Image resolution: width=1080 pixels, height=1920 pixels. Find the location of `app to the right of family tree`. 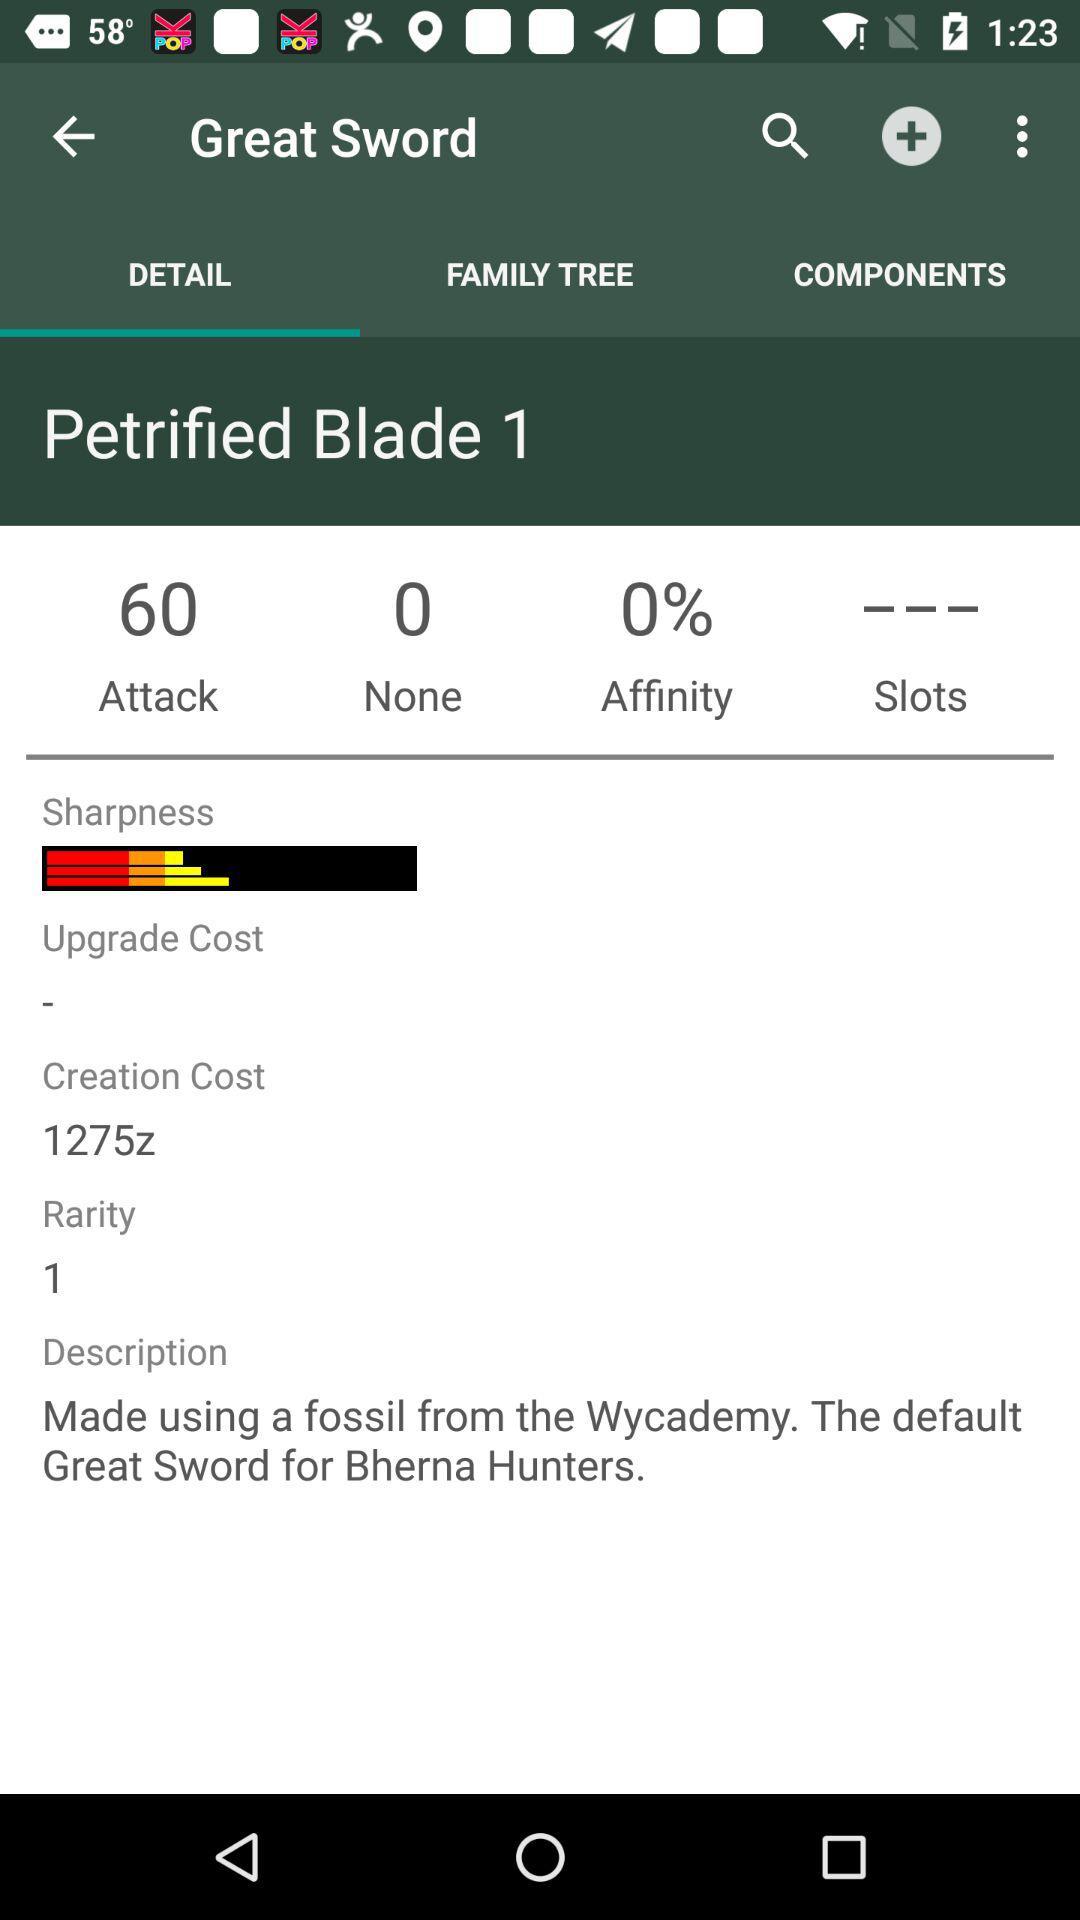

app to the right of family tree is located at coordinates (898, 272).